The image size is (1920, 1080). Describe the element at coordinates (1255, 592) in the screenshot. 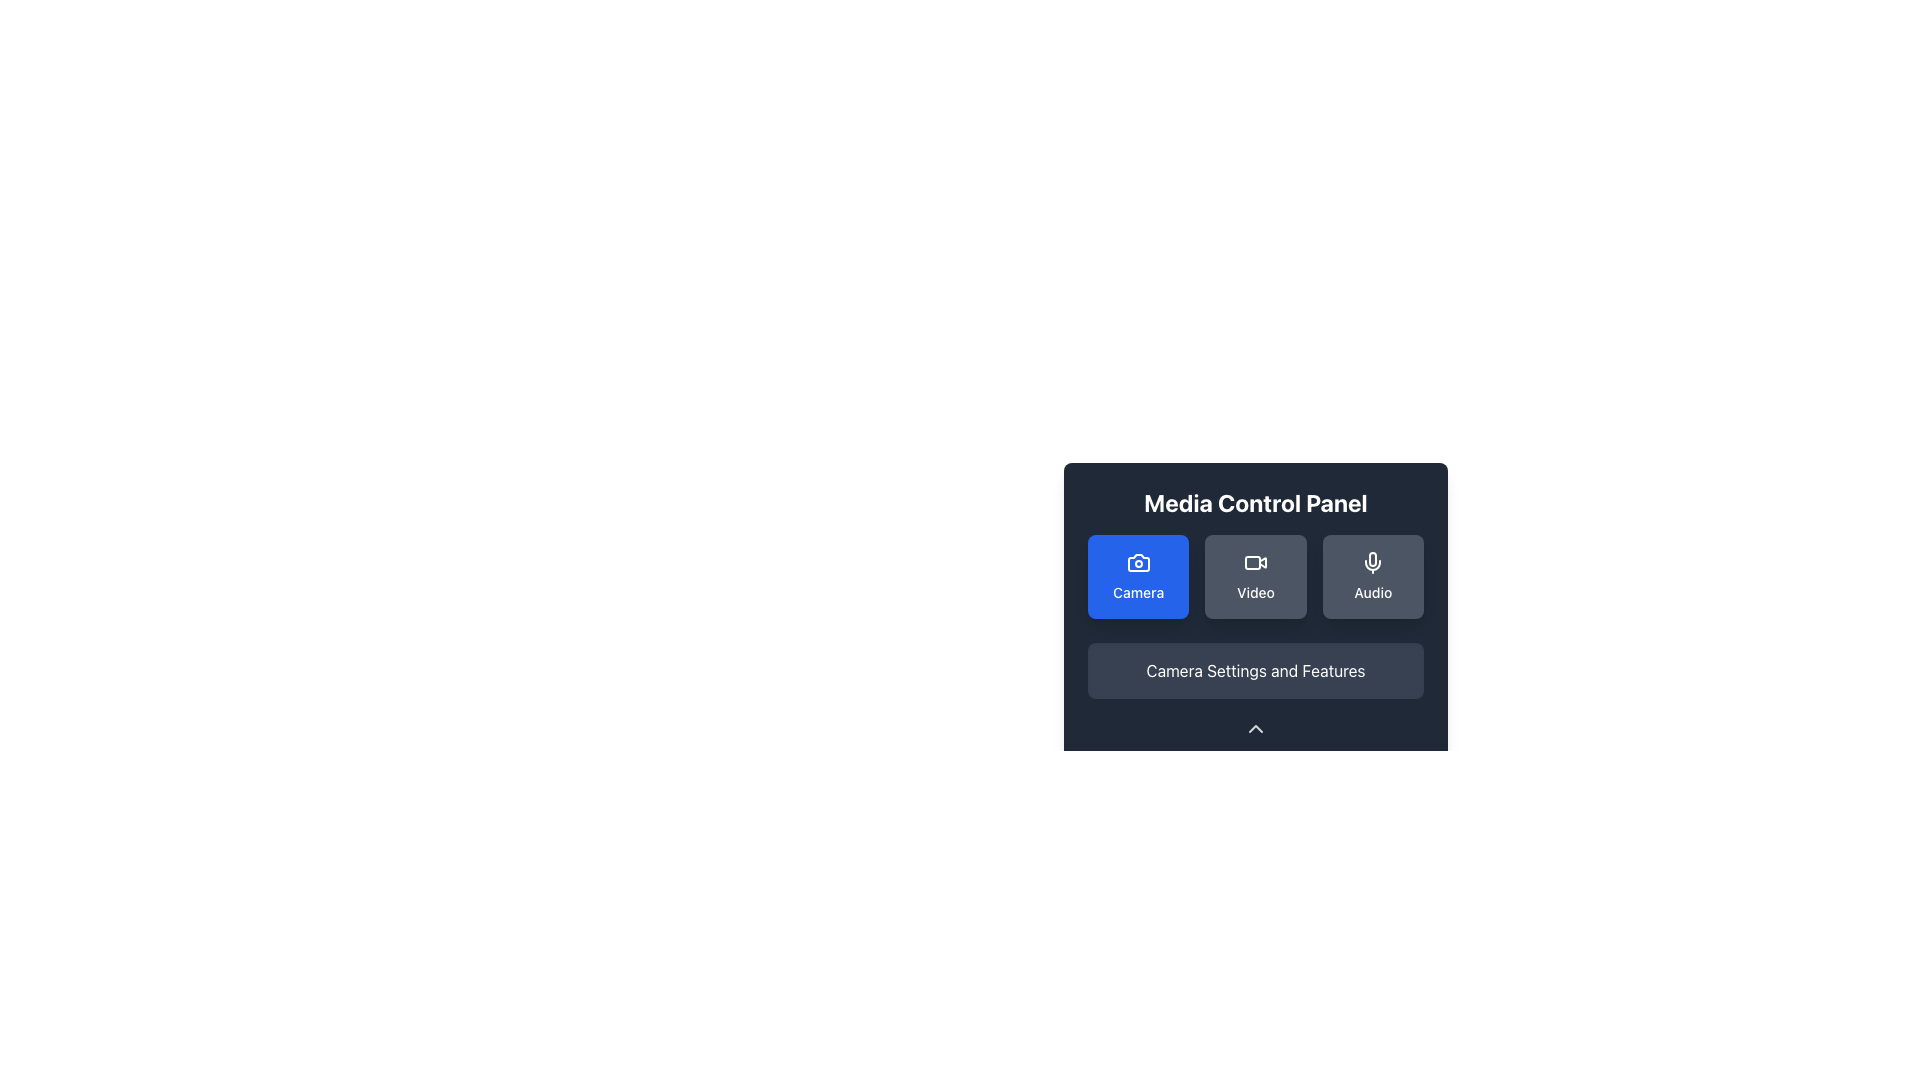

I see `the label text for 'Video' located under the button with a video camera icon in the 'Media Control Panel' to trigger a tooltip or focus change` at that location.